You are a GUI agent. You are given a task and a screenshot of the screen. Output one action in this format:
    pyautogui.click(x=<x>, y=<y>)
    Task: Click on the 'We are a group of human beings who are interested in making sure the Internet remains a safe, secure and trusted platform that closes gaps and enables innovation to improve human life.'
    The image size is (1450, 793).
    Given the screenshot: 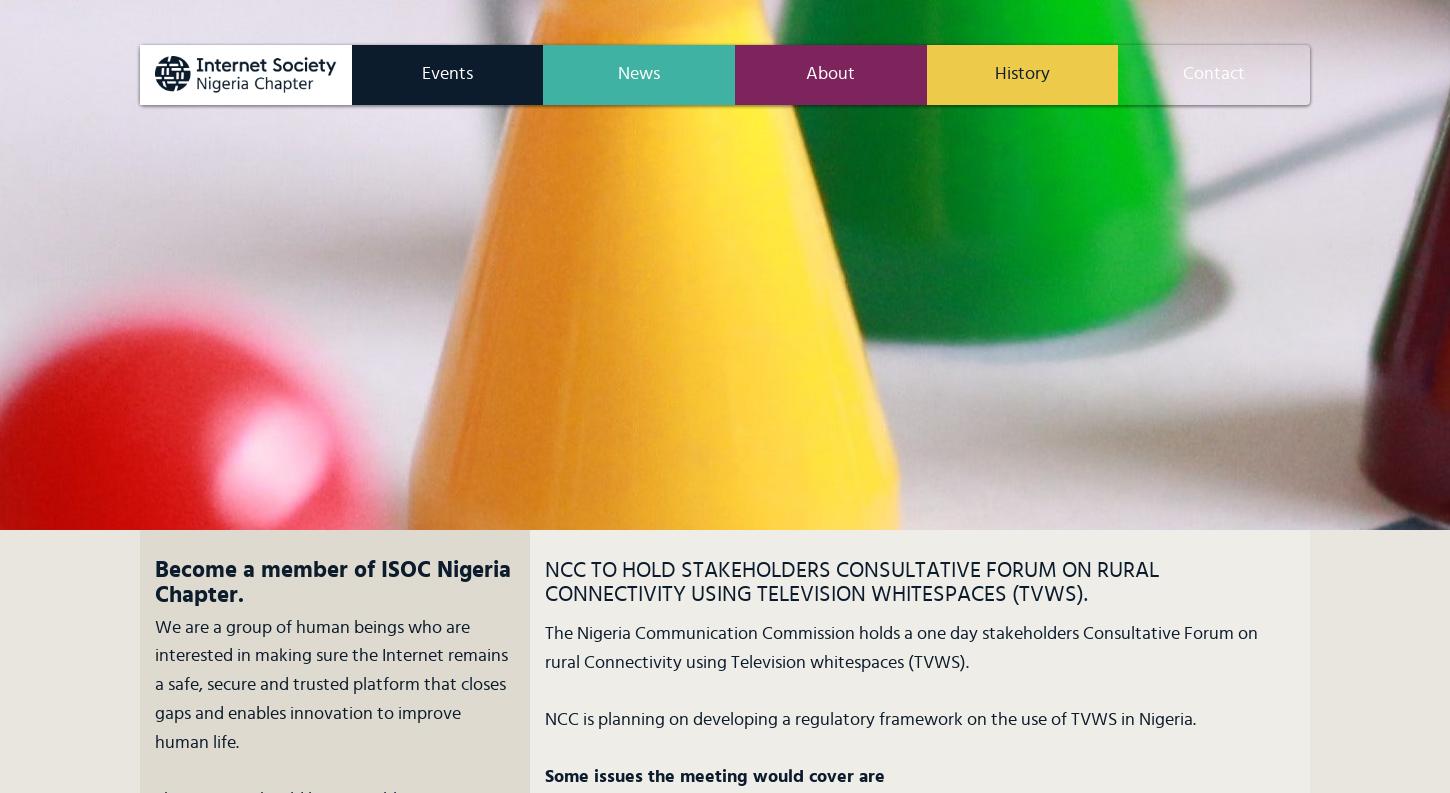 What is the action you would take?
    pyautogui.click(x=154, y=684)
    